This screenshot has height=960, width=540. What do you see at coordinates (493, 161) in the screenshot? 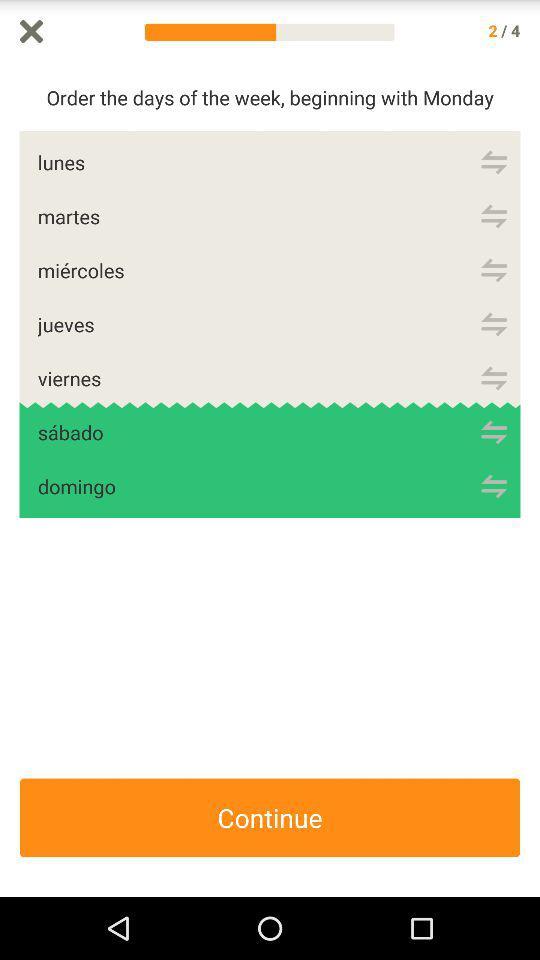
I see `adjust` at bounding box center [493, 161].